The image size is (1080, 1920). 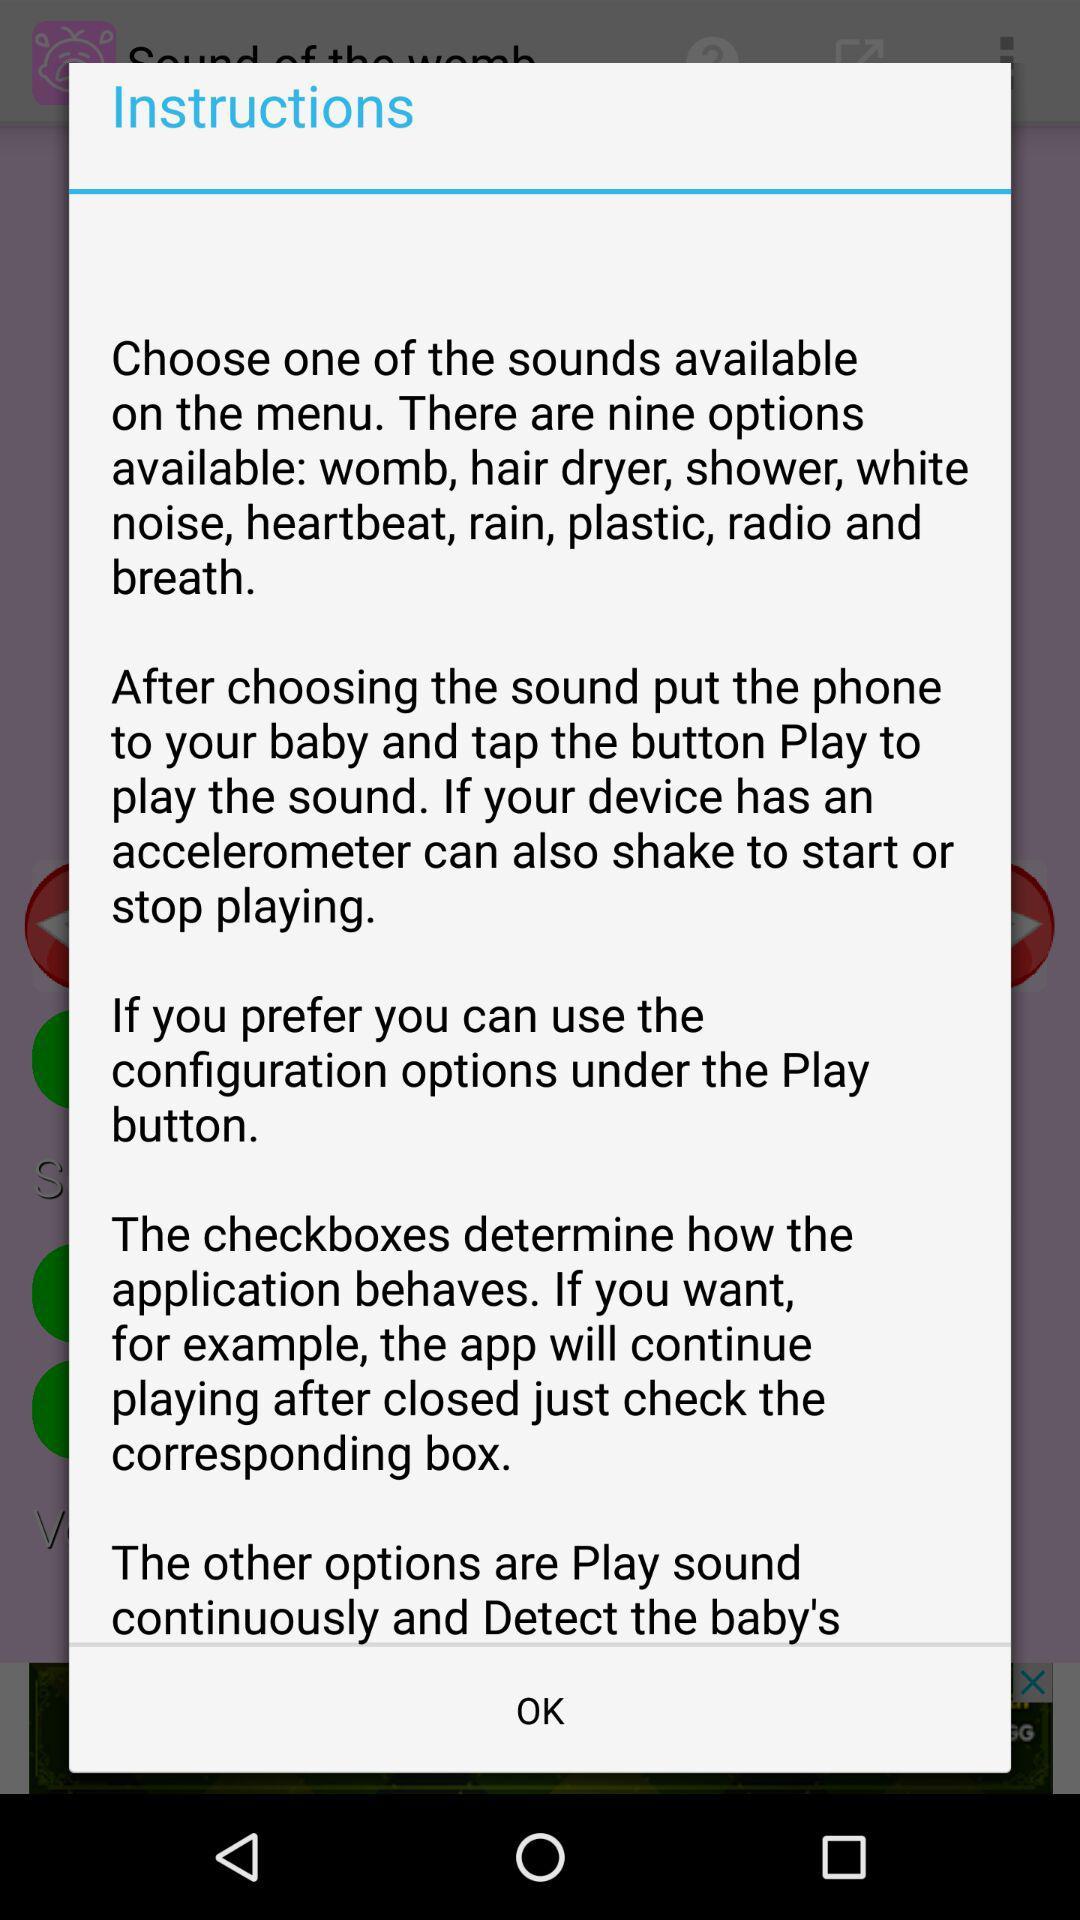 I want to click on the ok icon, so click(x=540, y=1708).